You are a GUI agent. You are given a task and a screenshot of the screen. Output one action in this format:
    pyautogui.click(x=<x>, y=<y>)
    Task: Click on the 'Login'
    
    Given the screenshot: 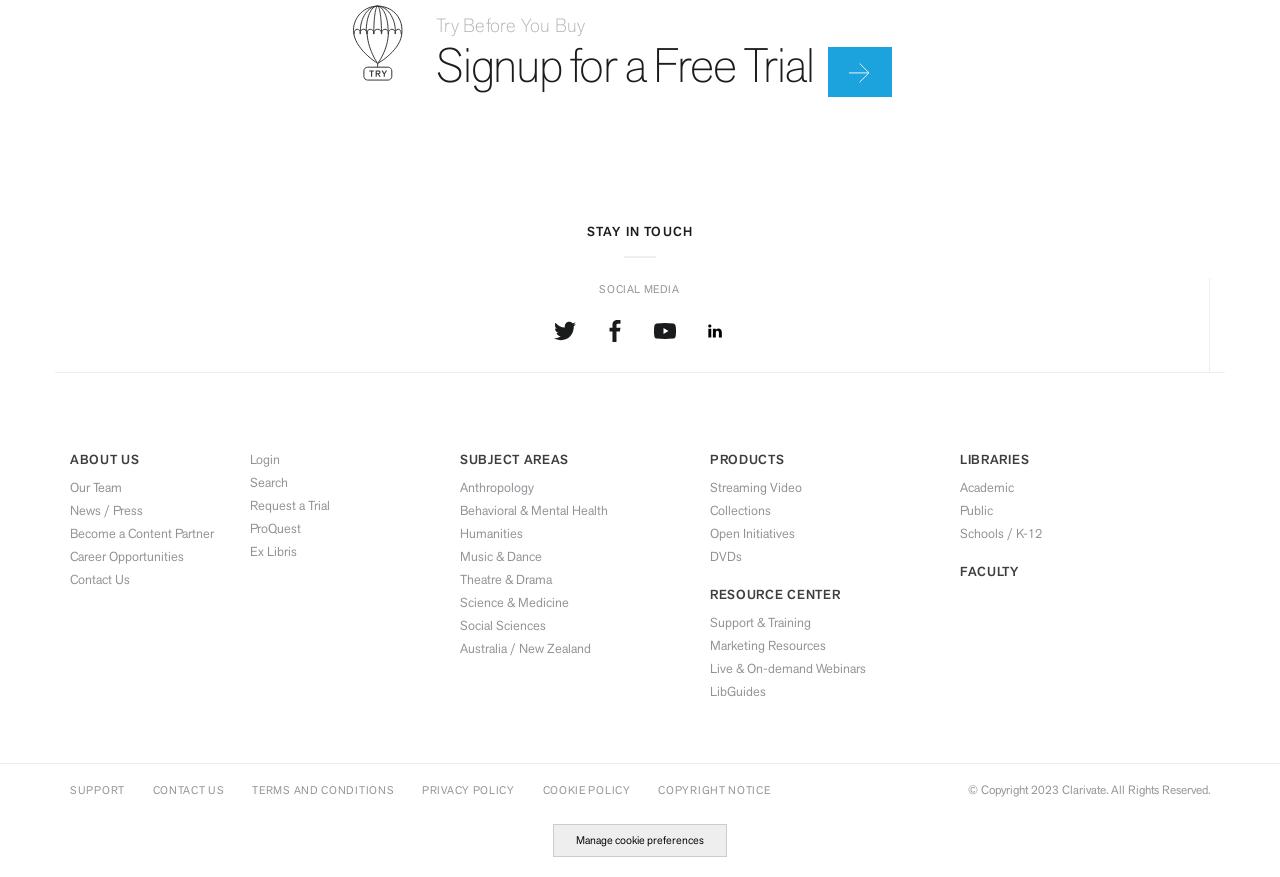 What is the action you would take?
    pyautogui.click(x=263, y=458)
    